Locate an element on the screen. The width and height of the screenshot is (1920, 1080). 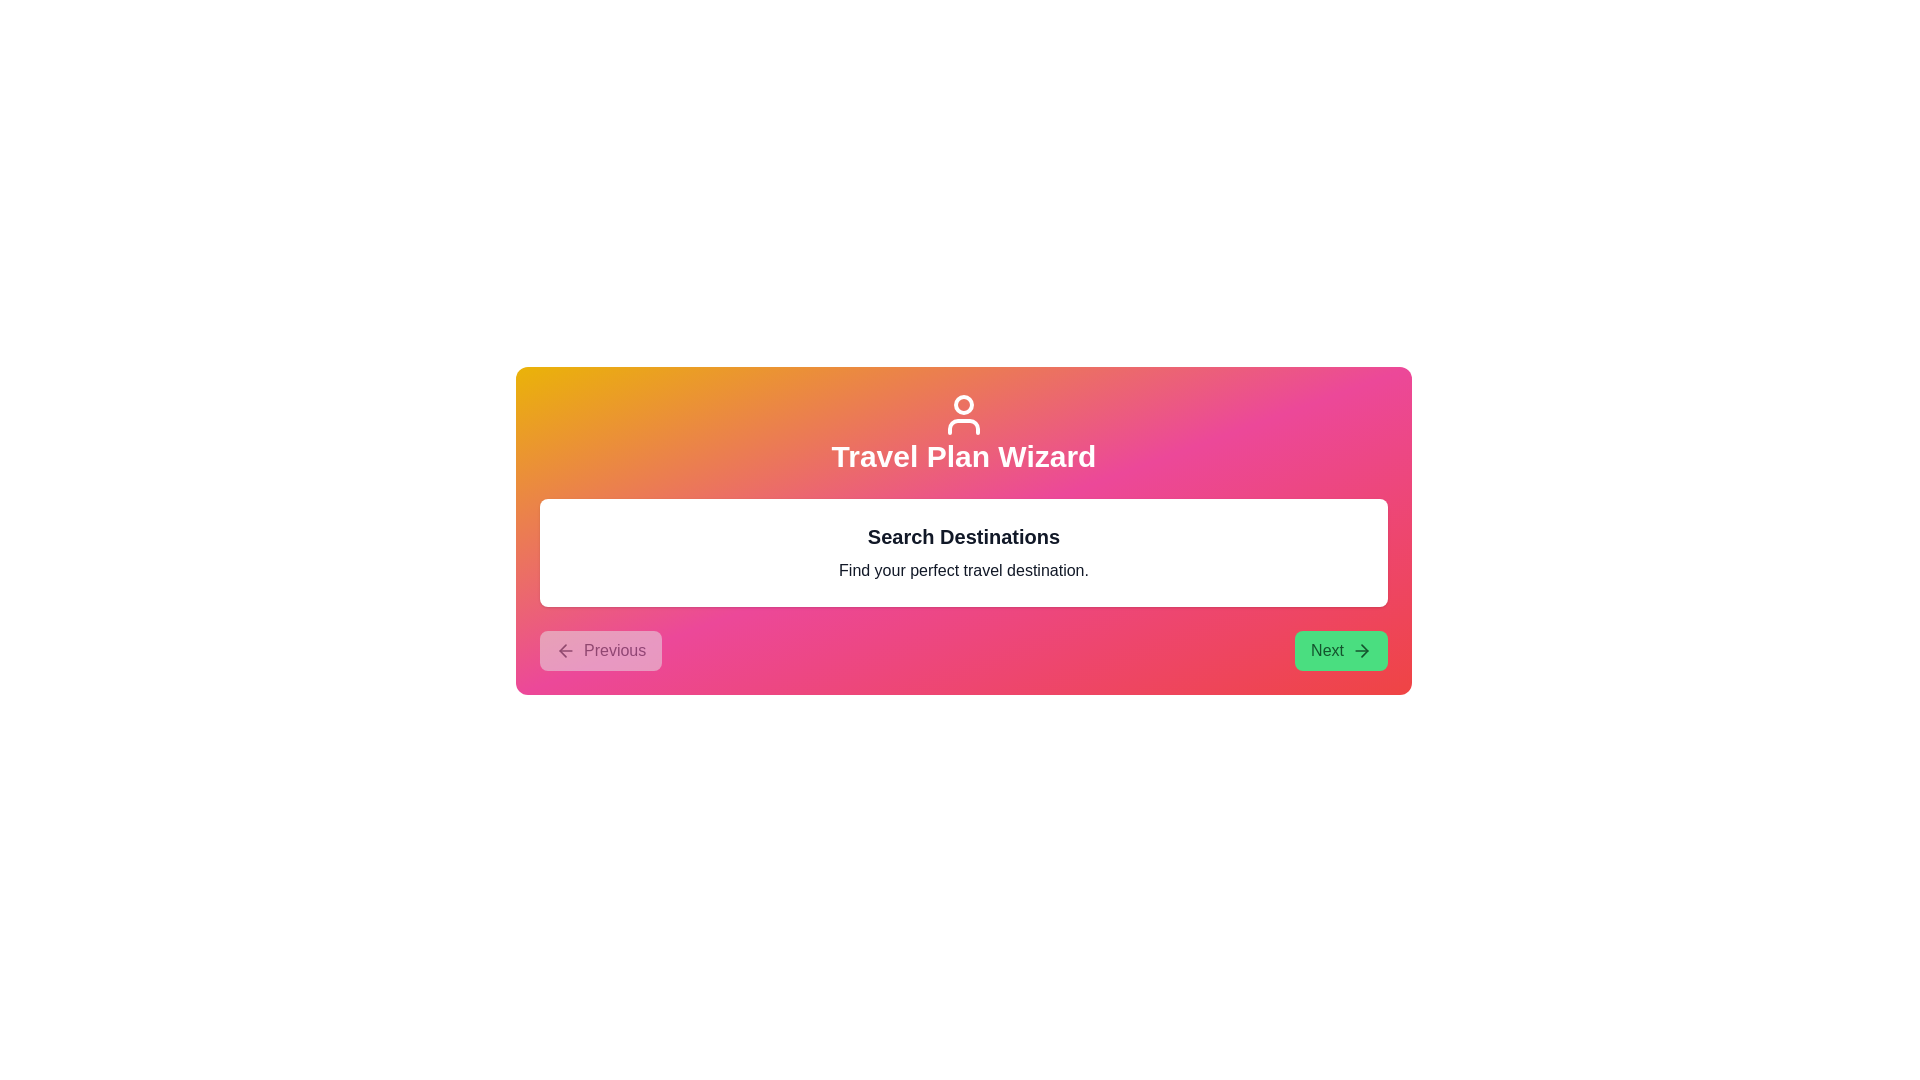
the 'Travel Plan Wizard' text header is located at coordinates (964, 431).